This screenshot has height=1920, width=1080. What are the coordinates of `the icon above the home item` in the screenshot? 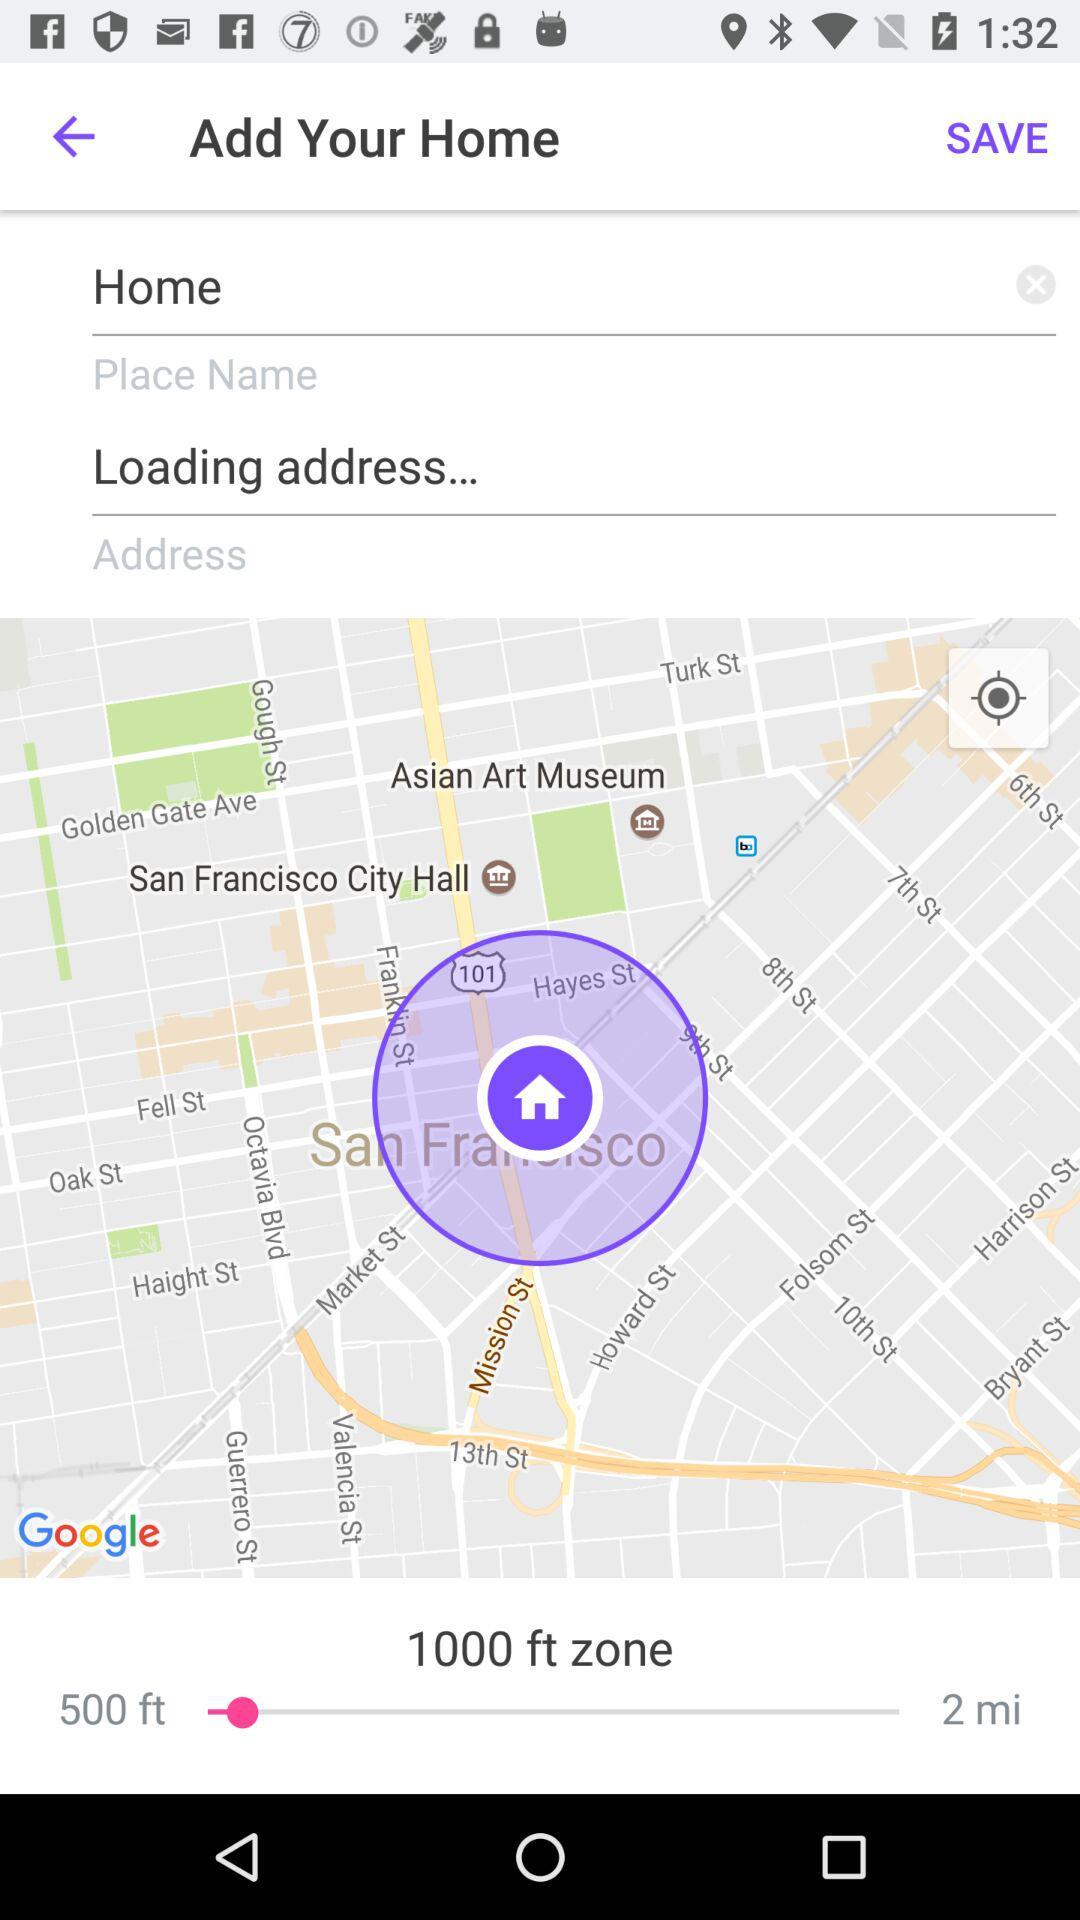 It's located at (997, 135).